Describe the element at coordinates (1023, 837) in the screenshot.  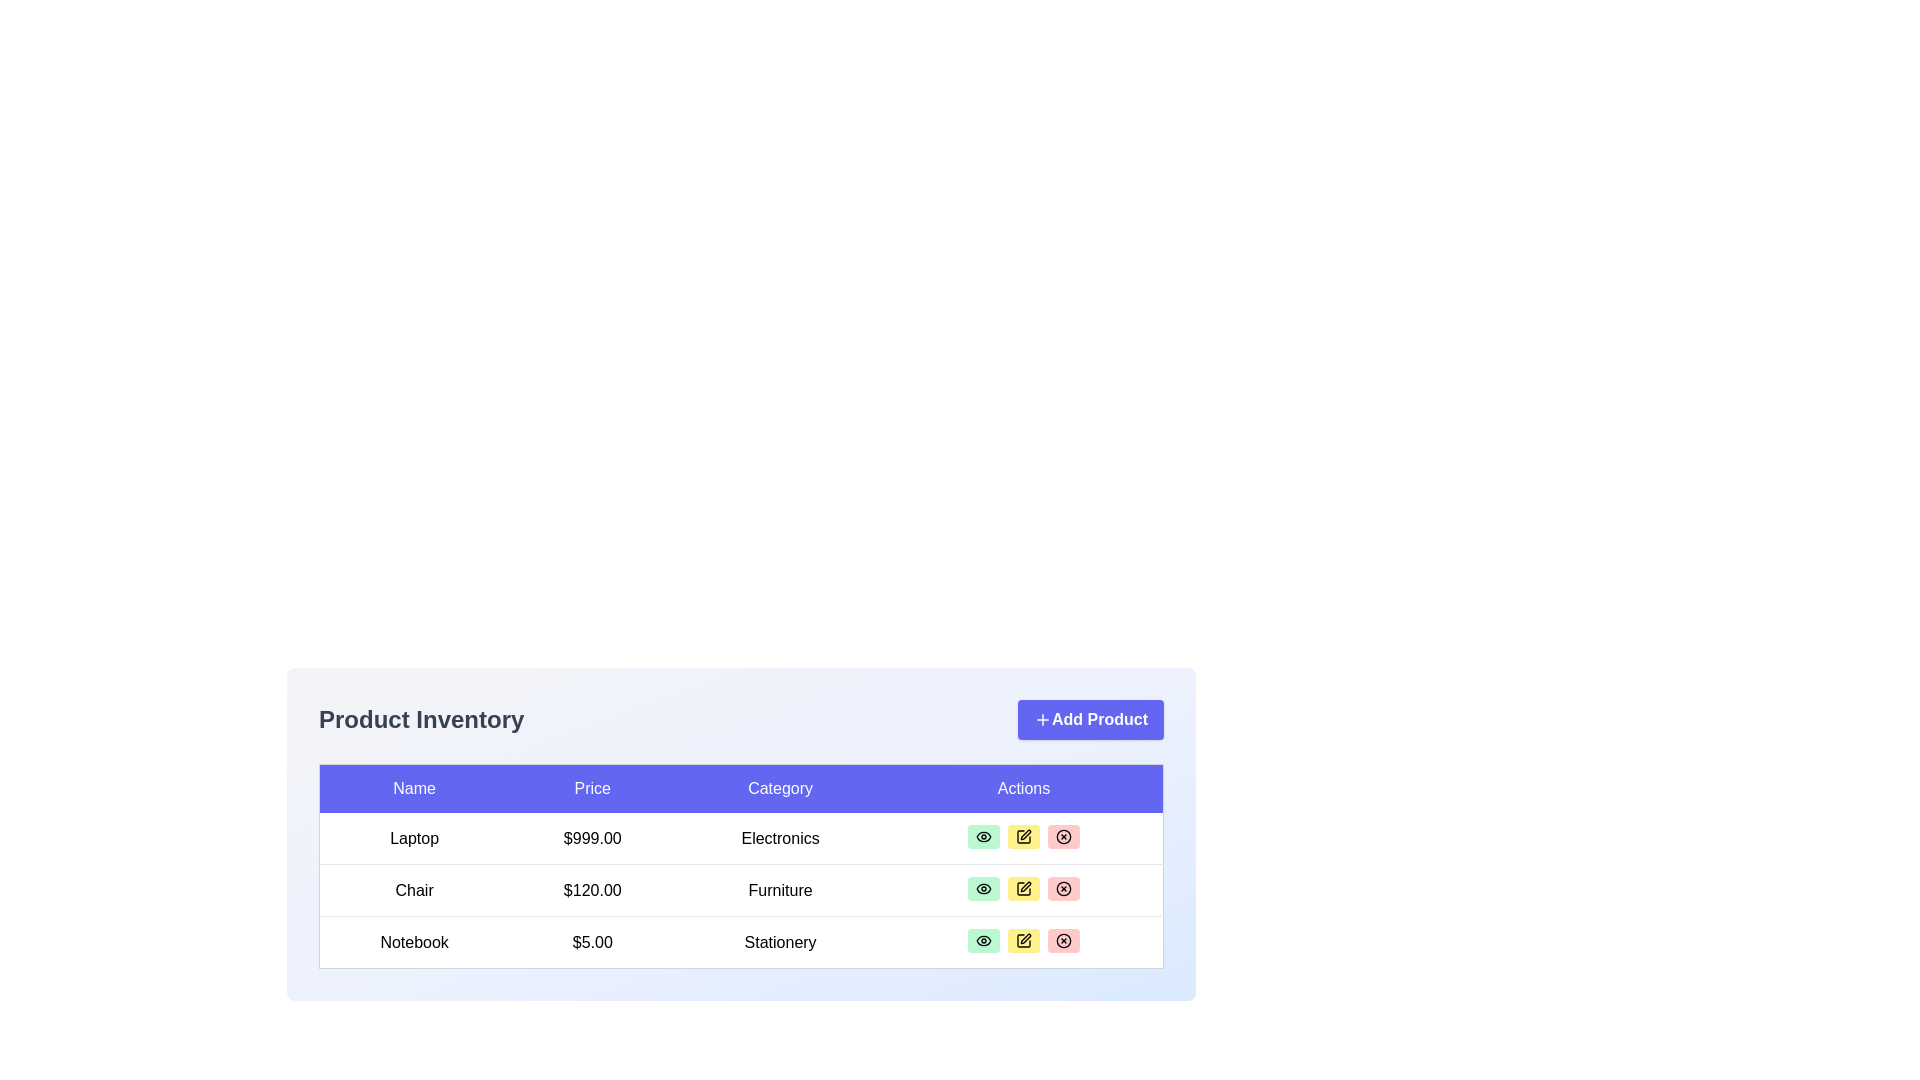
I see `the edit icon button in the Actions column for the Electronics category to initiate editing the product details` at that location.